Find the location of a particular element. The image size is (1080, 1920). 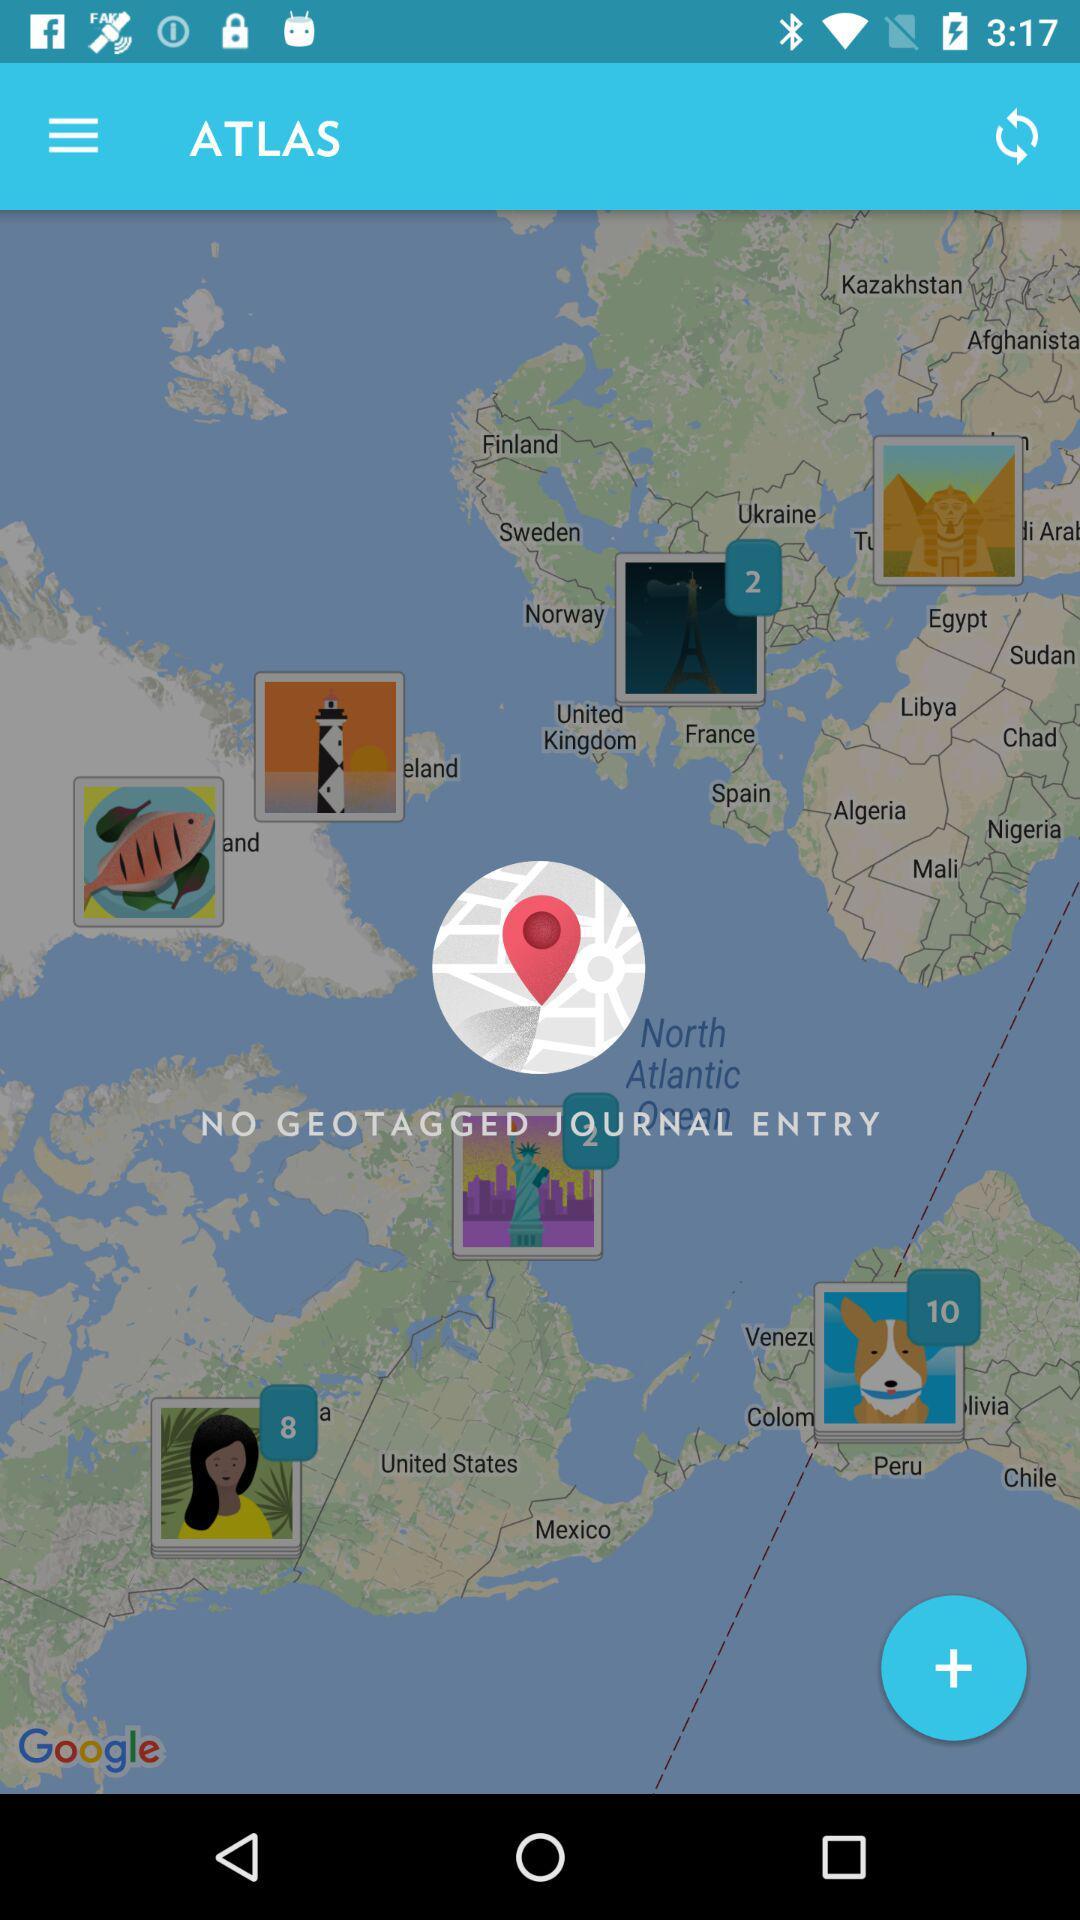

+ icon is located at coordinates (952, 1668).